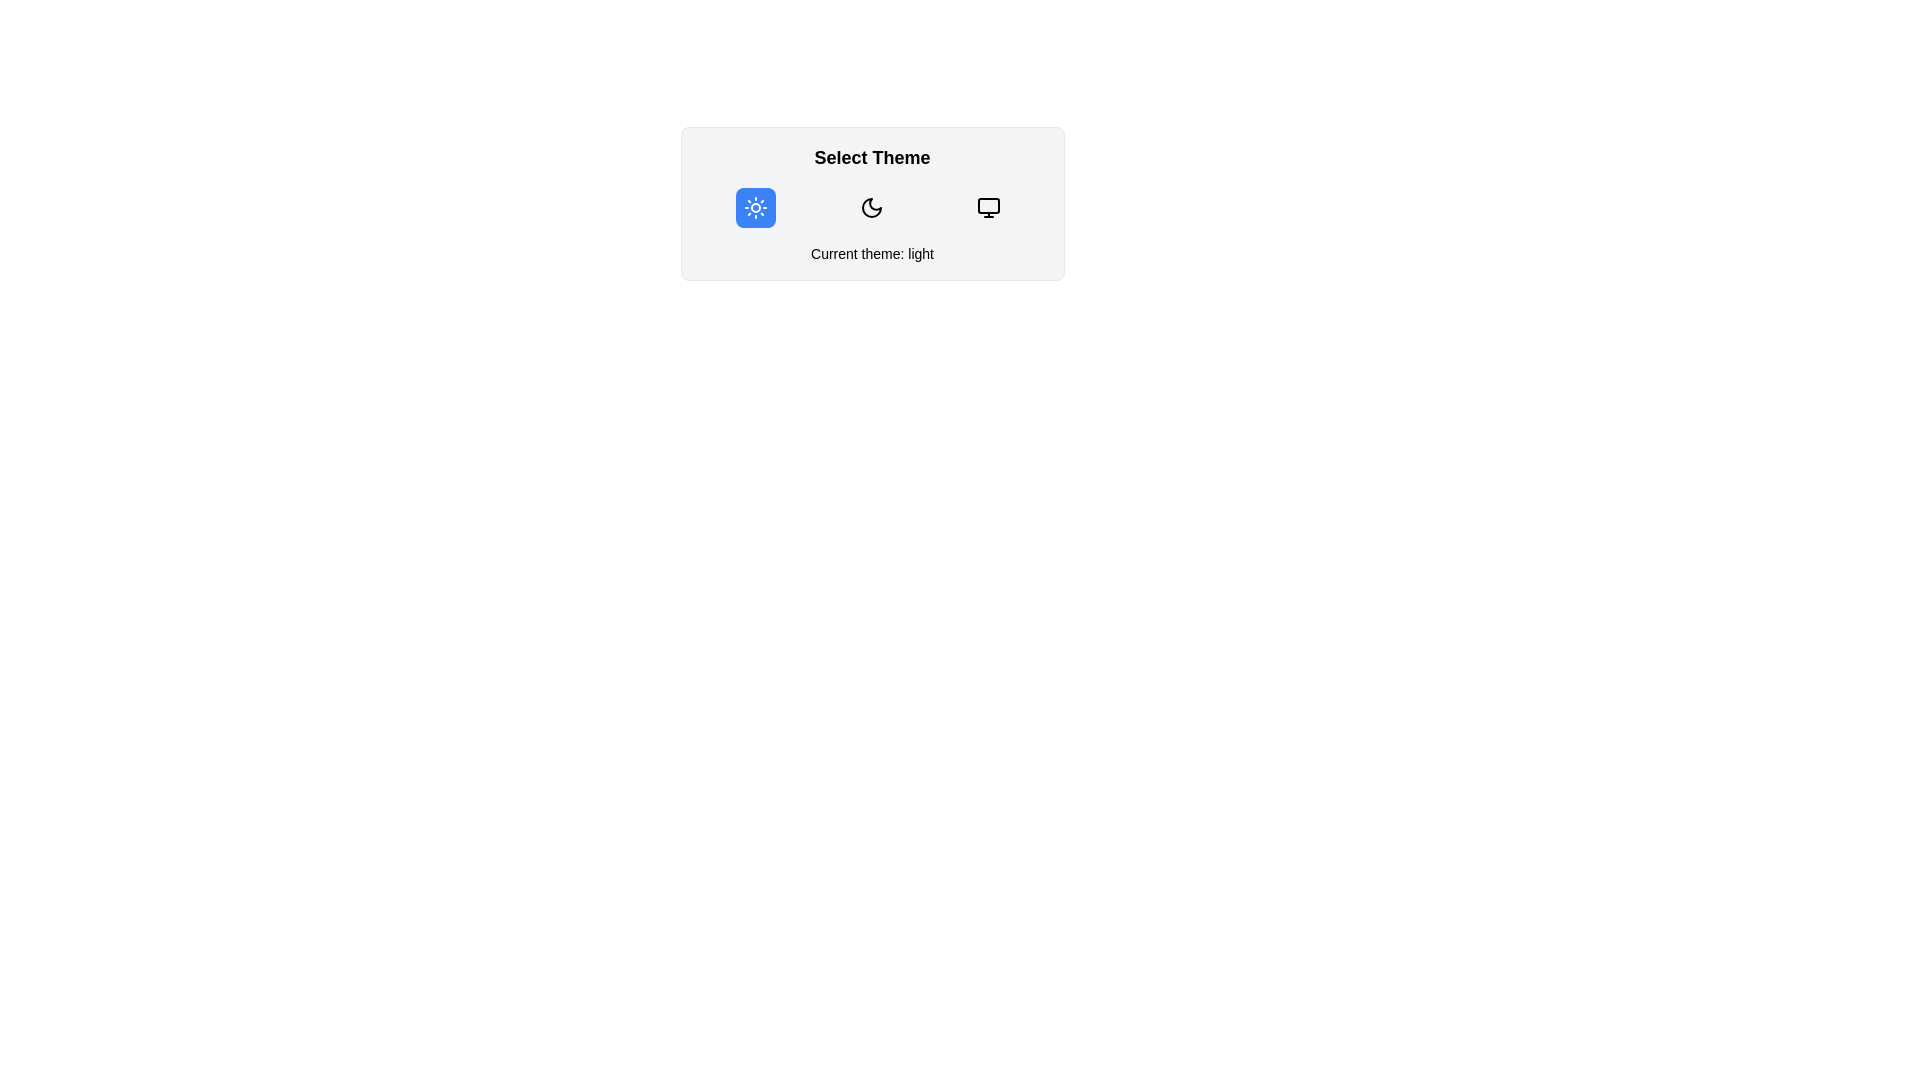 Image resolution: width=1920 pixels, height=1080 pixels. What do you see at coordinates (988, 208) in the screenshot?
I see `the 'monitor' theme icon, which is the third option` at bounding box center [988, 208].